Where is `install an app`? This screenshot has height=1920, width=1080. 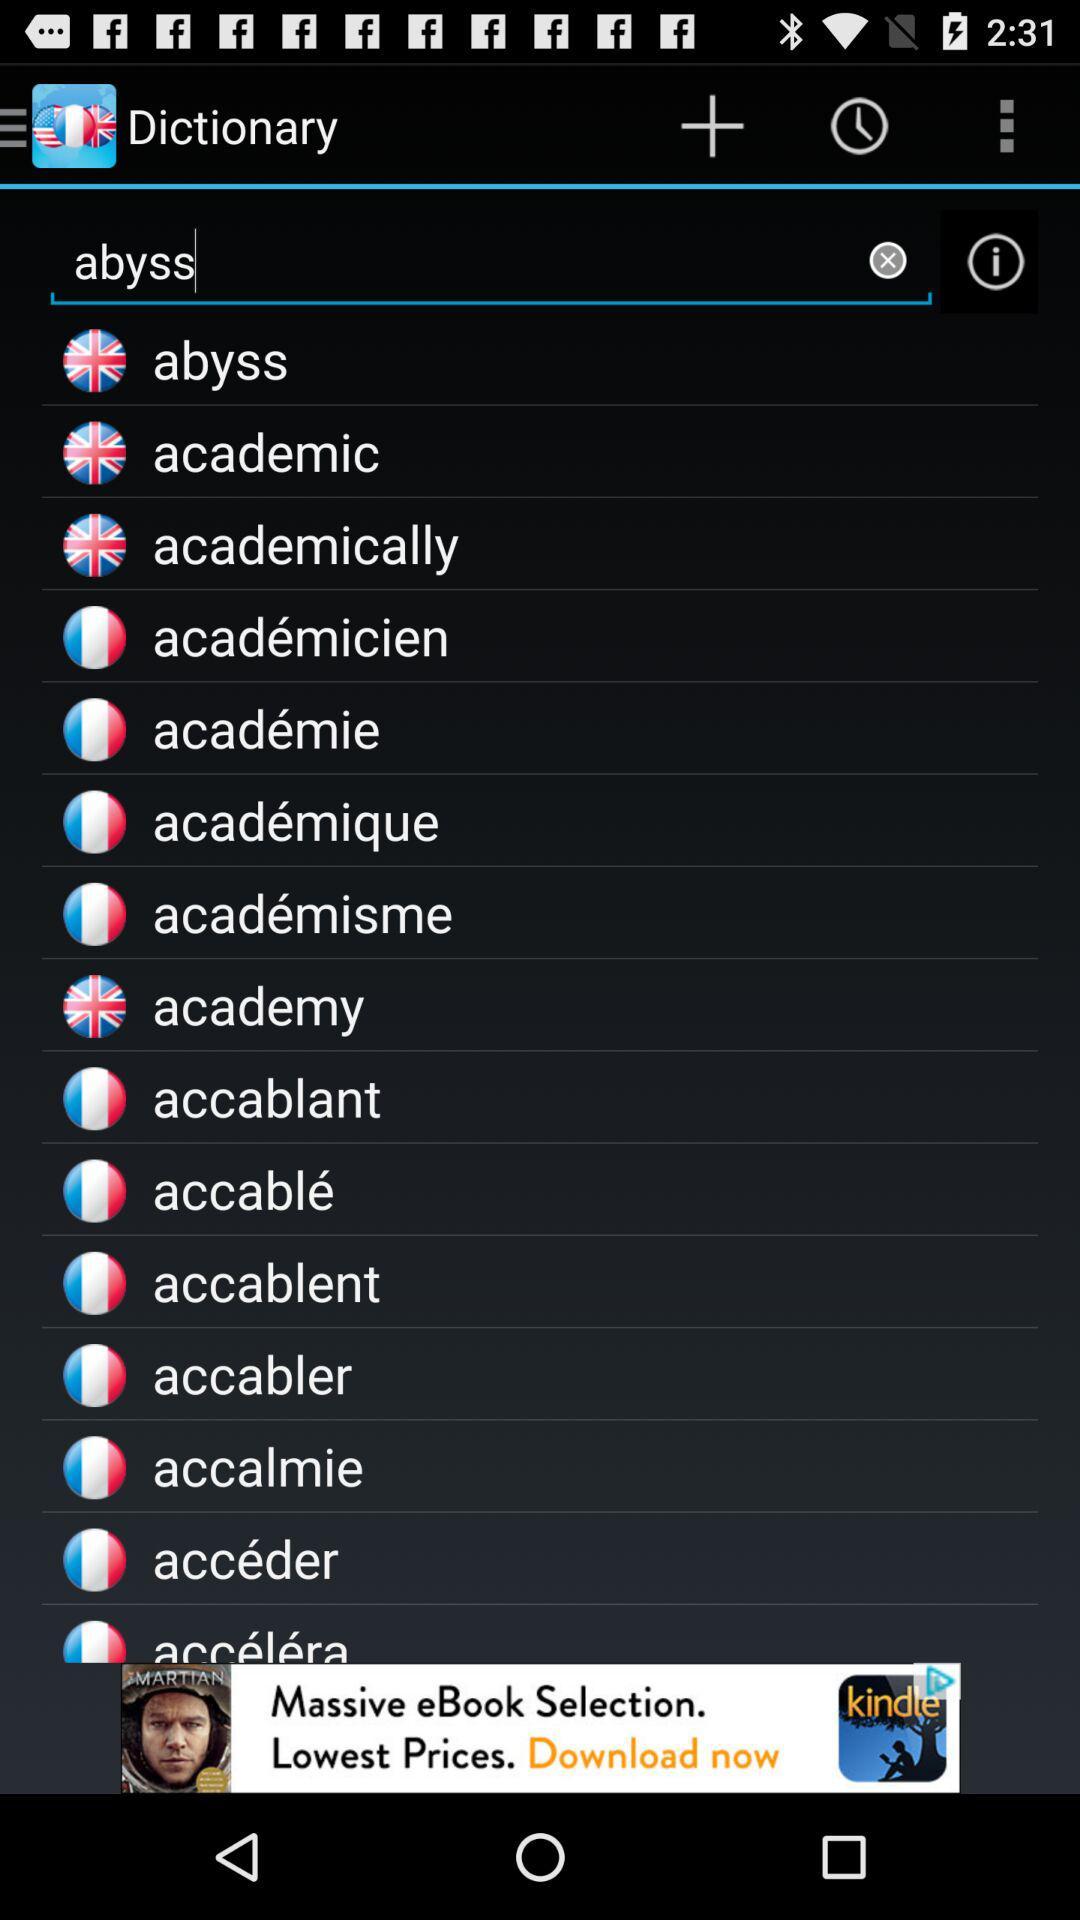 install an app is located at coordinates (540, 1727).